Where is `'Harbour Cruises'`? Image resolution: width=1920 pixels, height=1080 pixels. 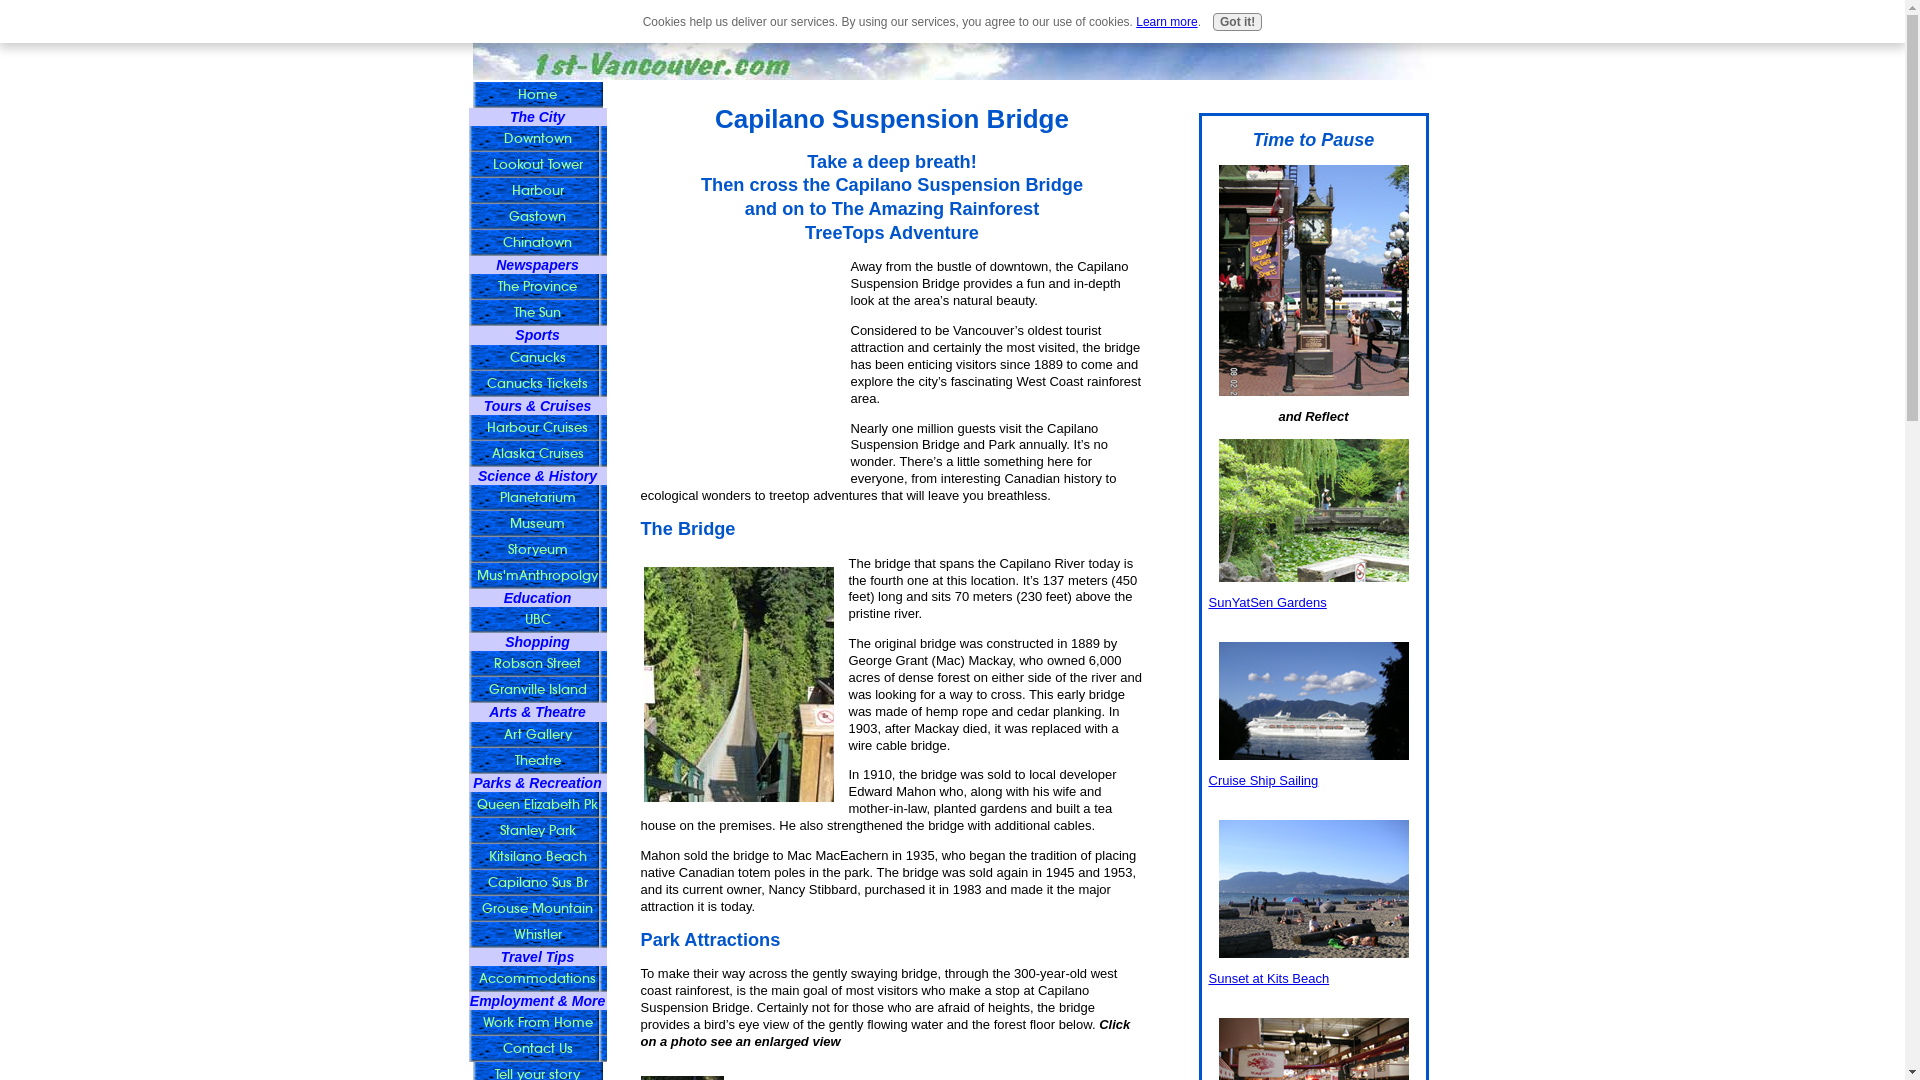
'Harbour Cruises' is located at coordinates (537, 427).